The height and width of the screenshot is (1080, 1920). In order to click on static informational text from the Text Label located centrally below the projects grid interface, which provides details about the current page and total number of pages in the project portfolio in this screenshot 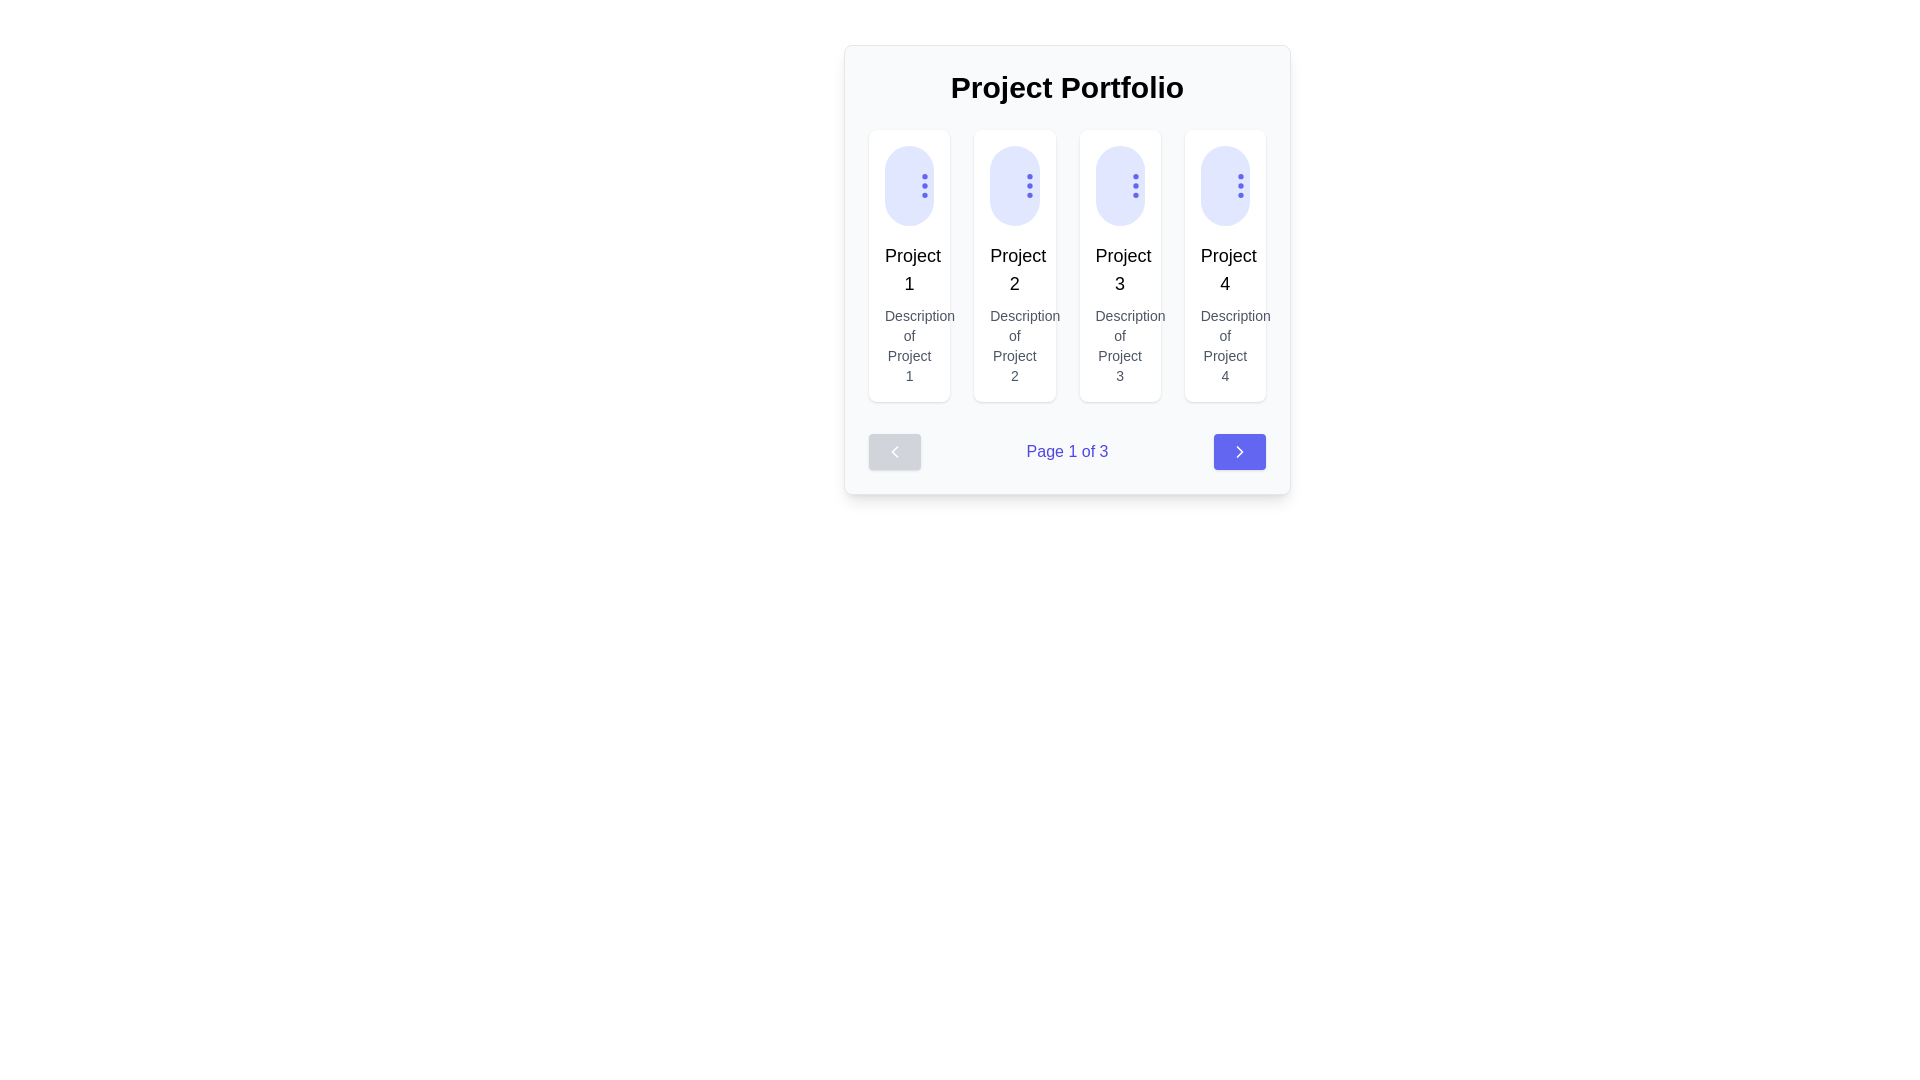, I will do `click(1066, 451)`.